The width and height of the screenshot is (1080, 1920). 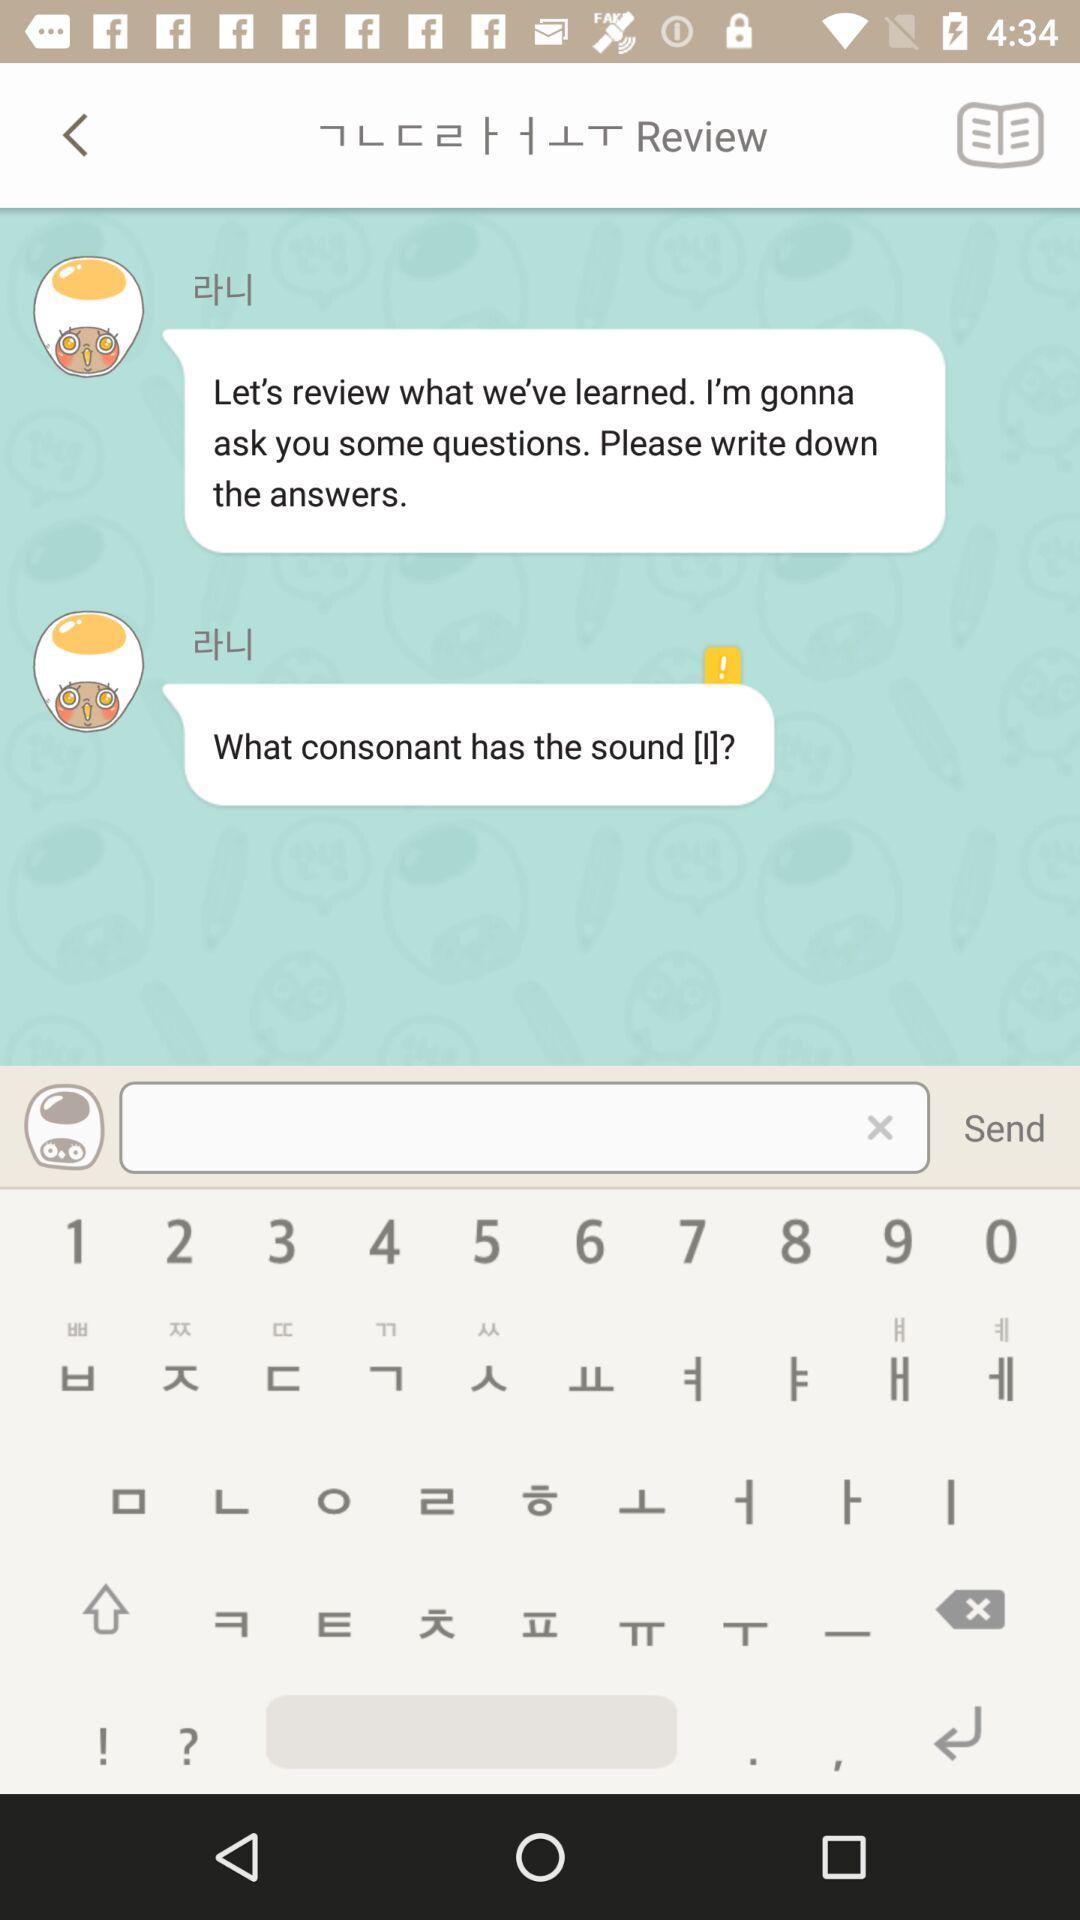 I want to click on the menu icon, so click(x=333, y=1609).